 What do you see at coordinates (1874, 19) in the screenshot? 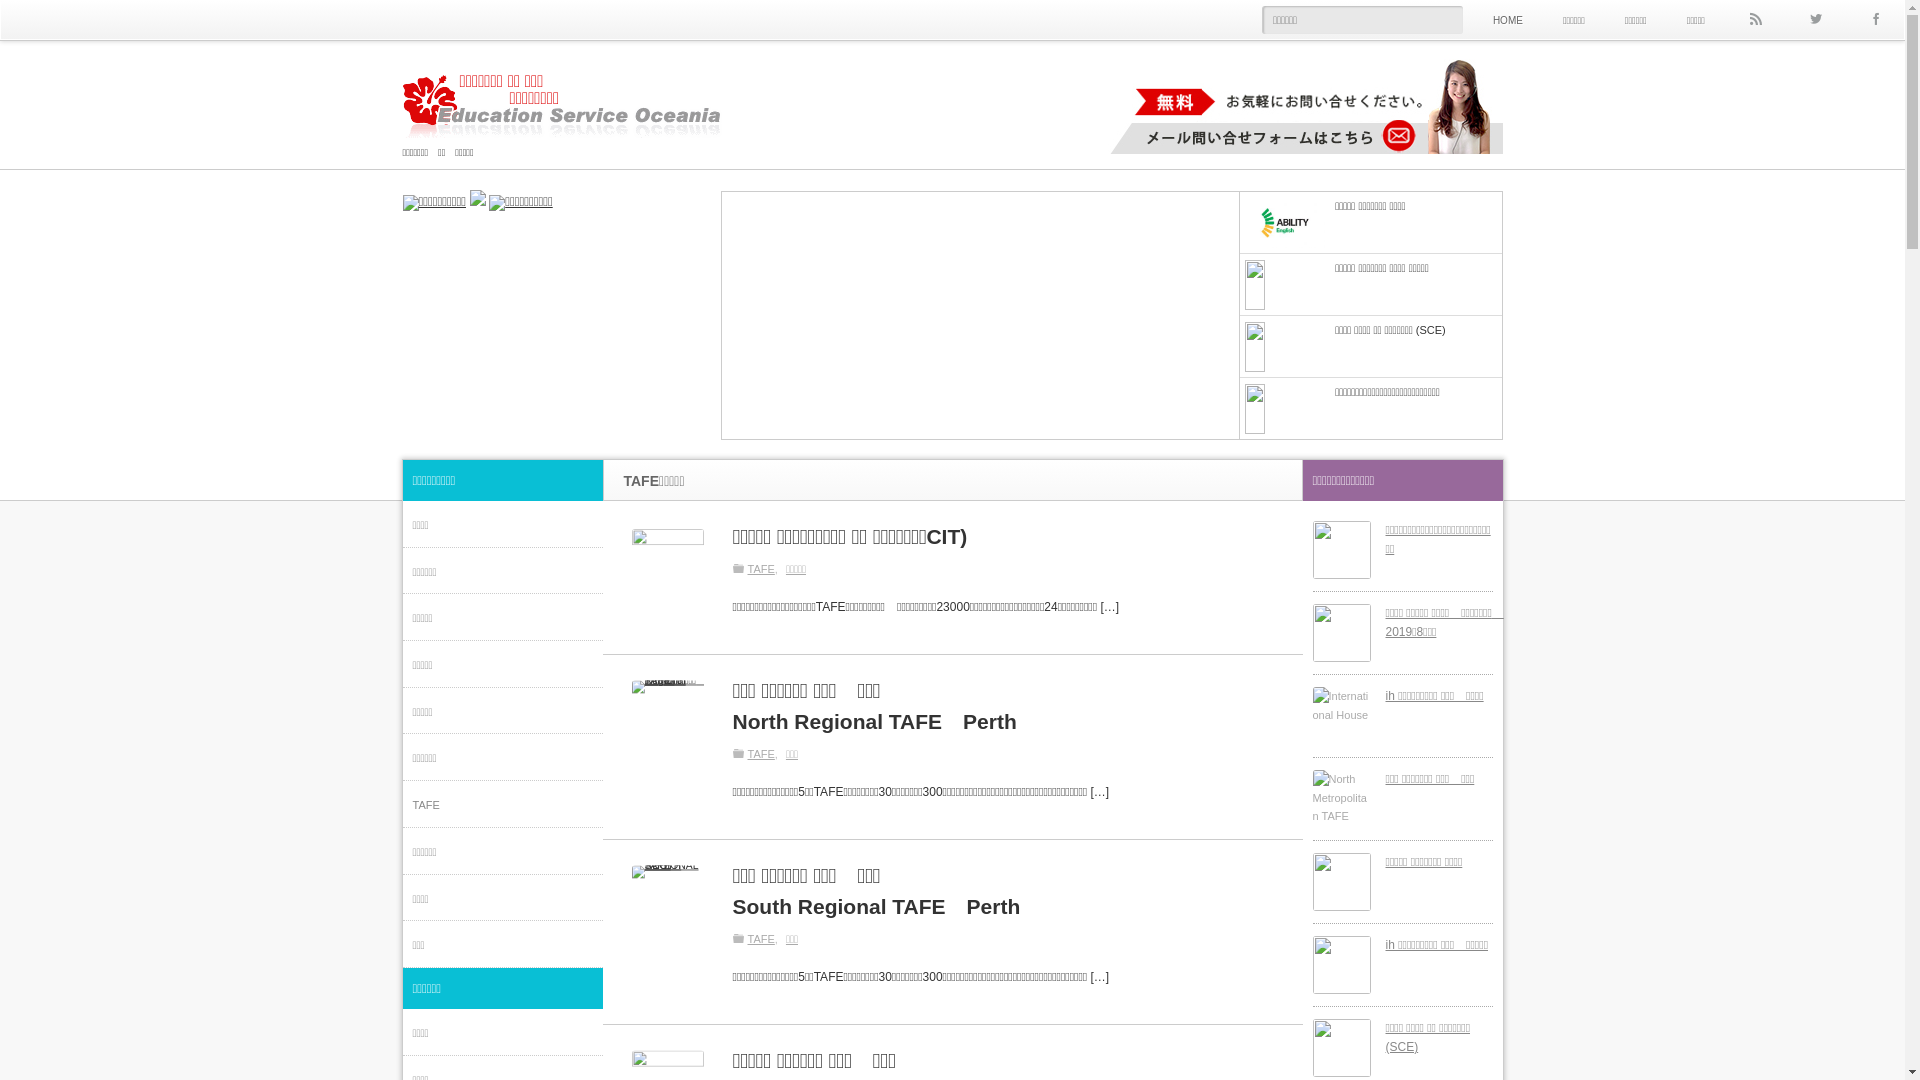
I see `'Facebook'` at bounding box center [1874, 19].